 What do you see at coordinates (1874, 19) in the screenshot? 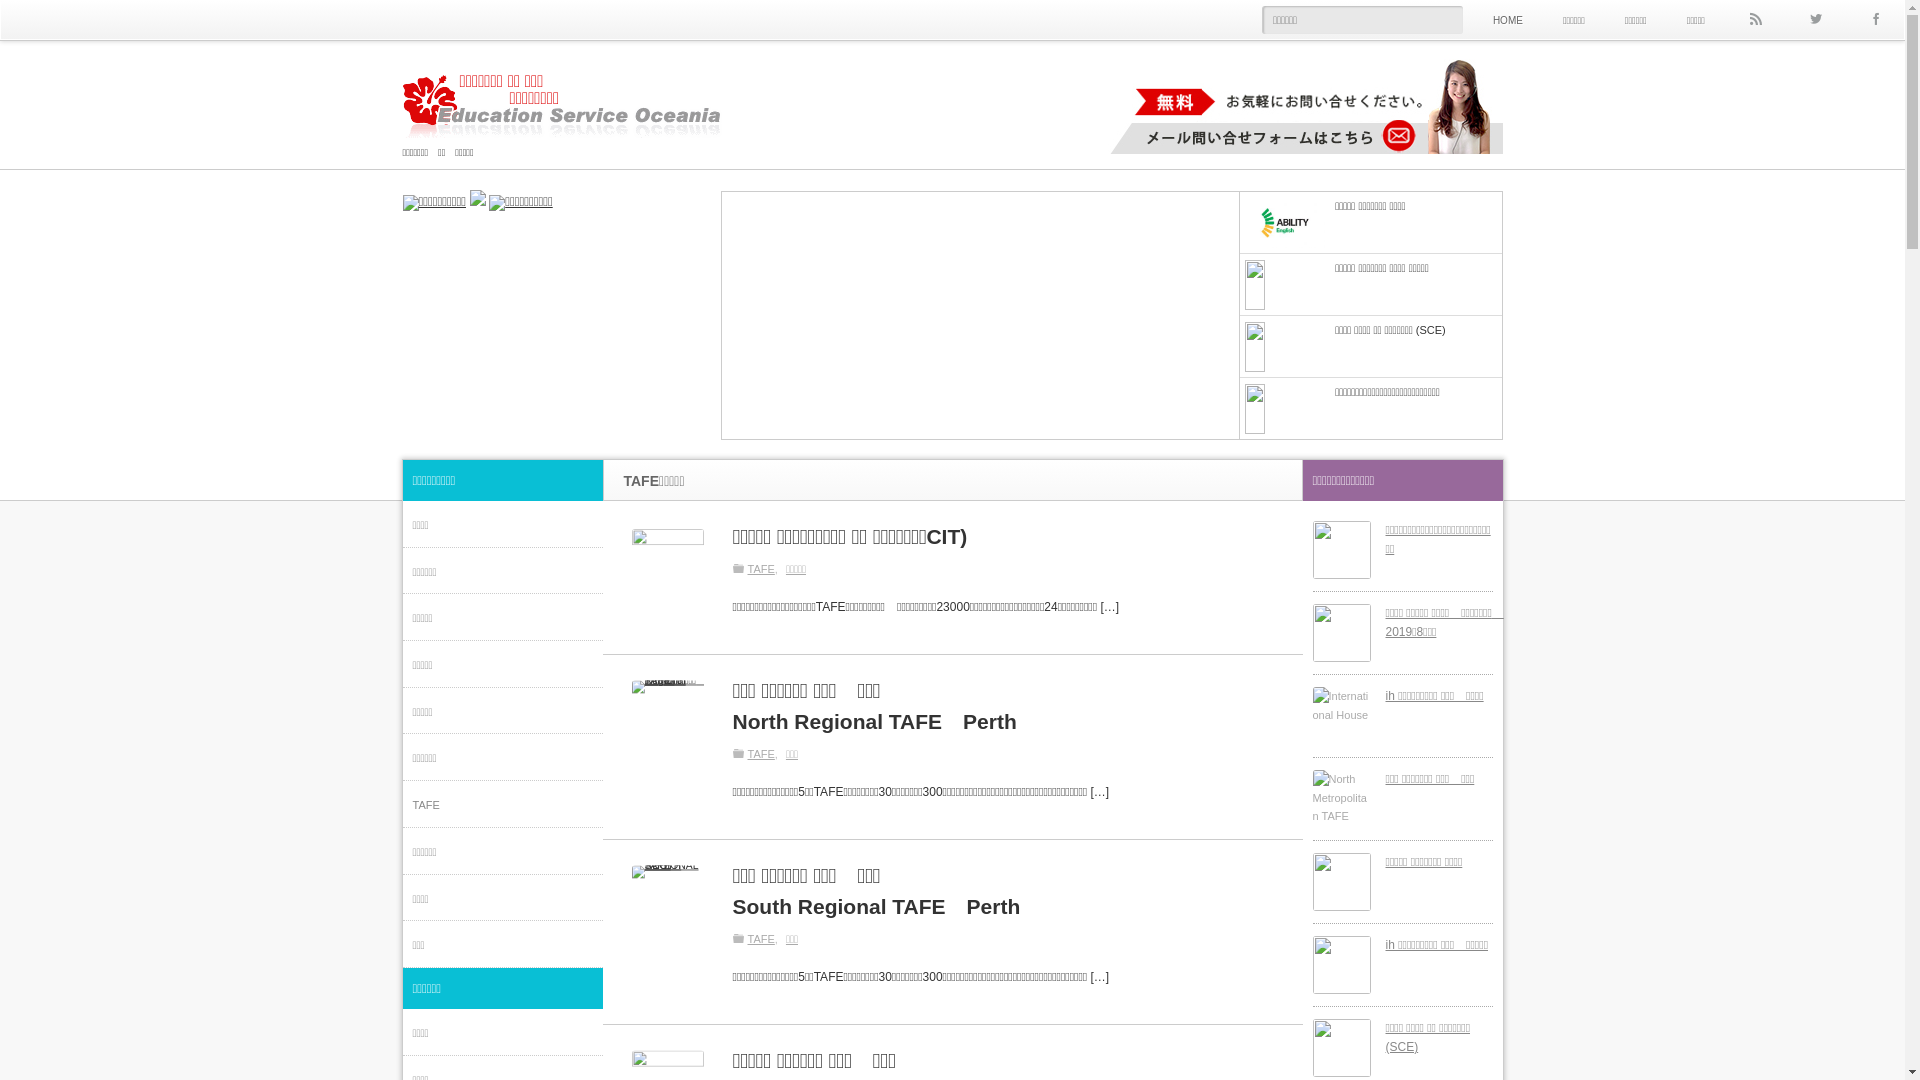
I see `'Facebook'` at bounding box center [1874, 19].